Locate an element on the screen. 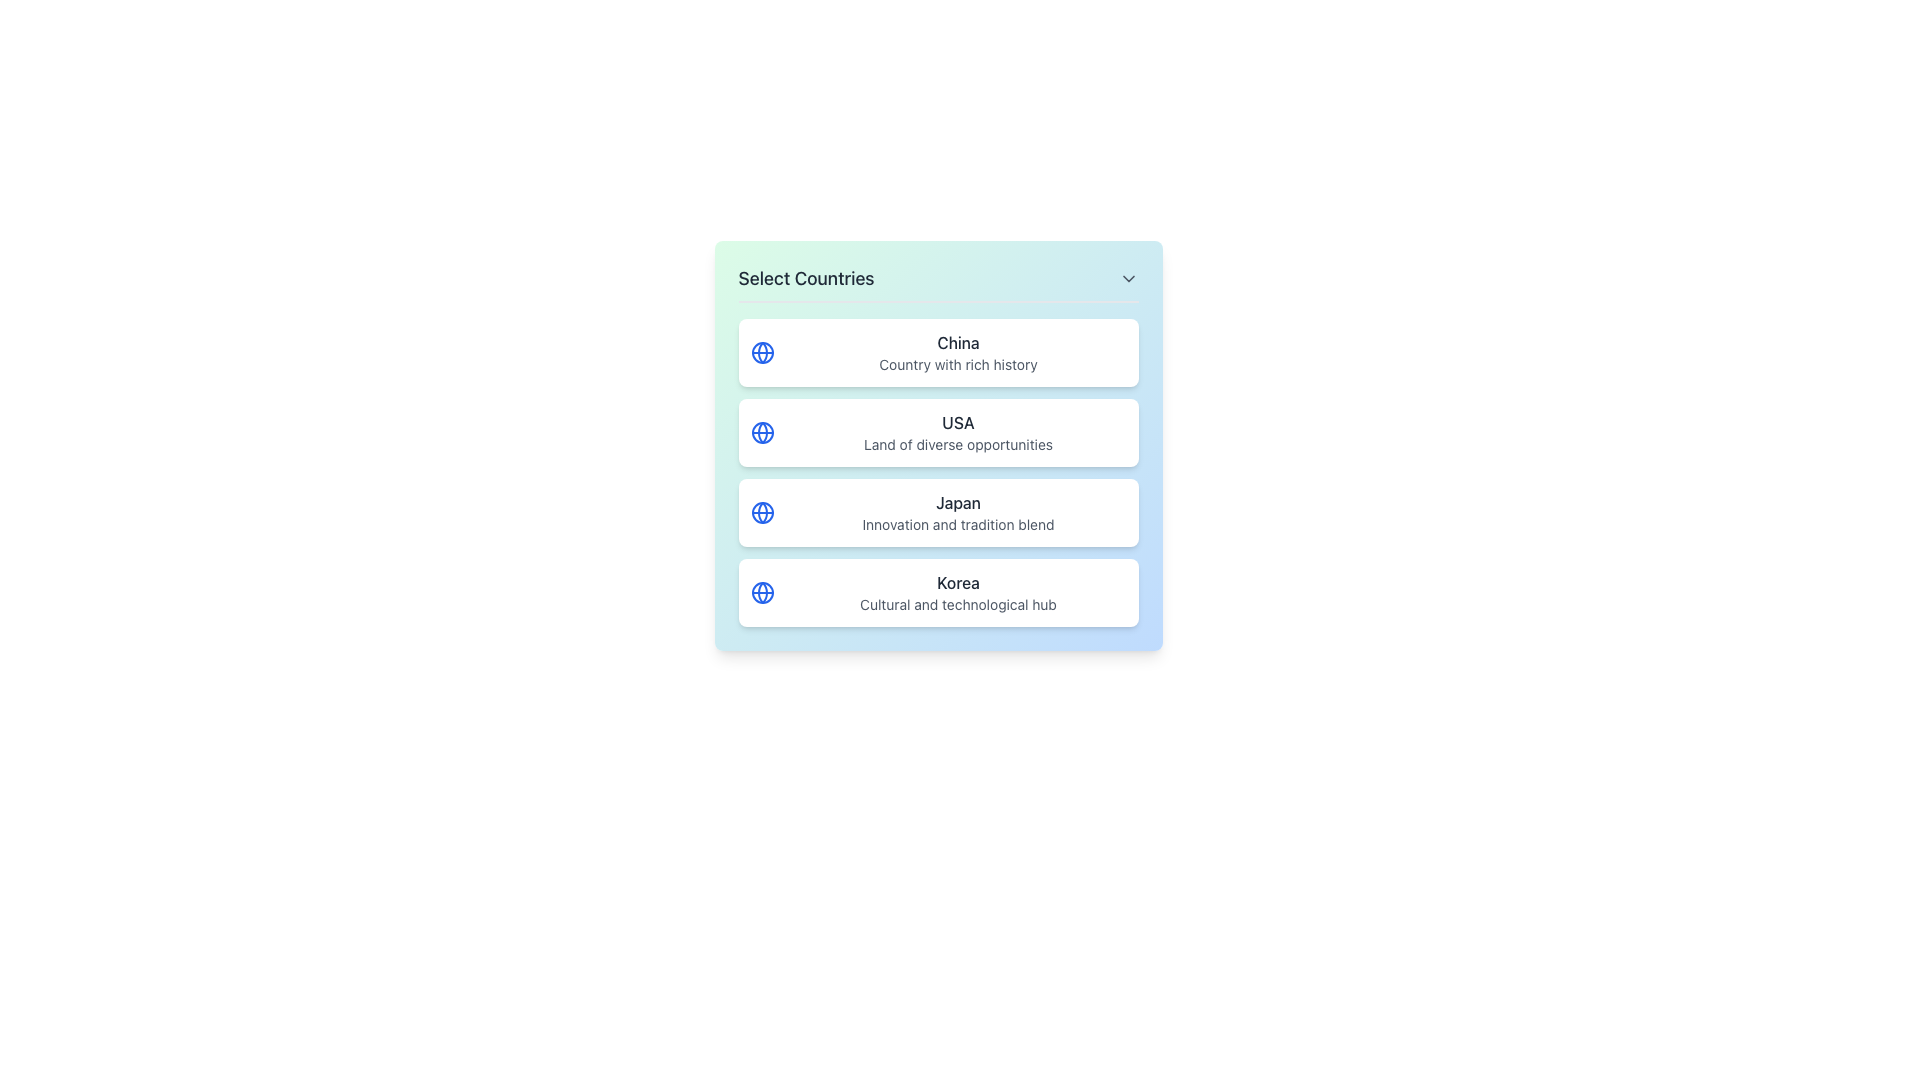  the label containing the text 'Japan', which is the third item in a vertical list of countries, positioned between 'USA' and 'Korea' is located at coordinates (957, 501).